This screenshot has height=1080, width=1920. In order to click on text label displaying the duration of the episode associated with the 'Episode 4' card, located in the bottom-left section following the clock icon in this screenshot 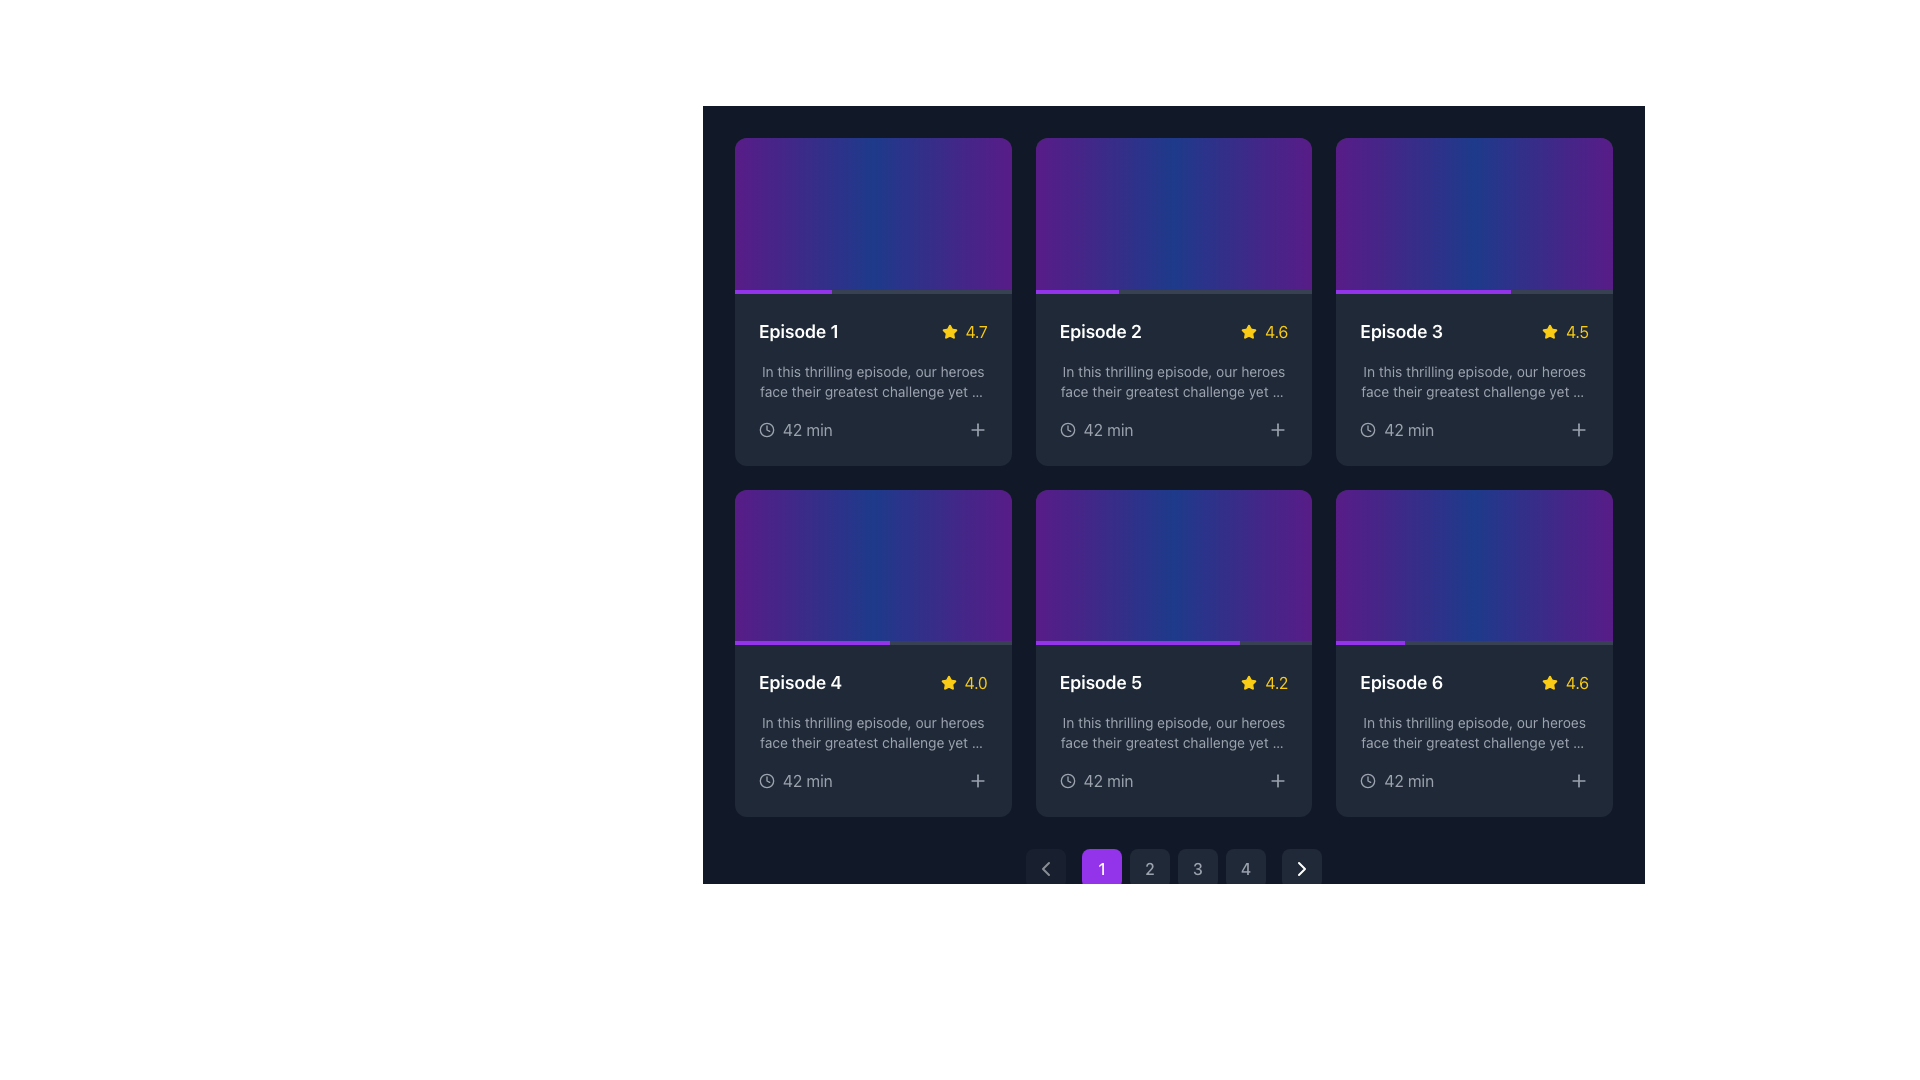, I will do `click(807, 780)`.